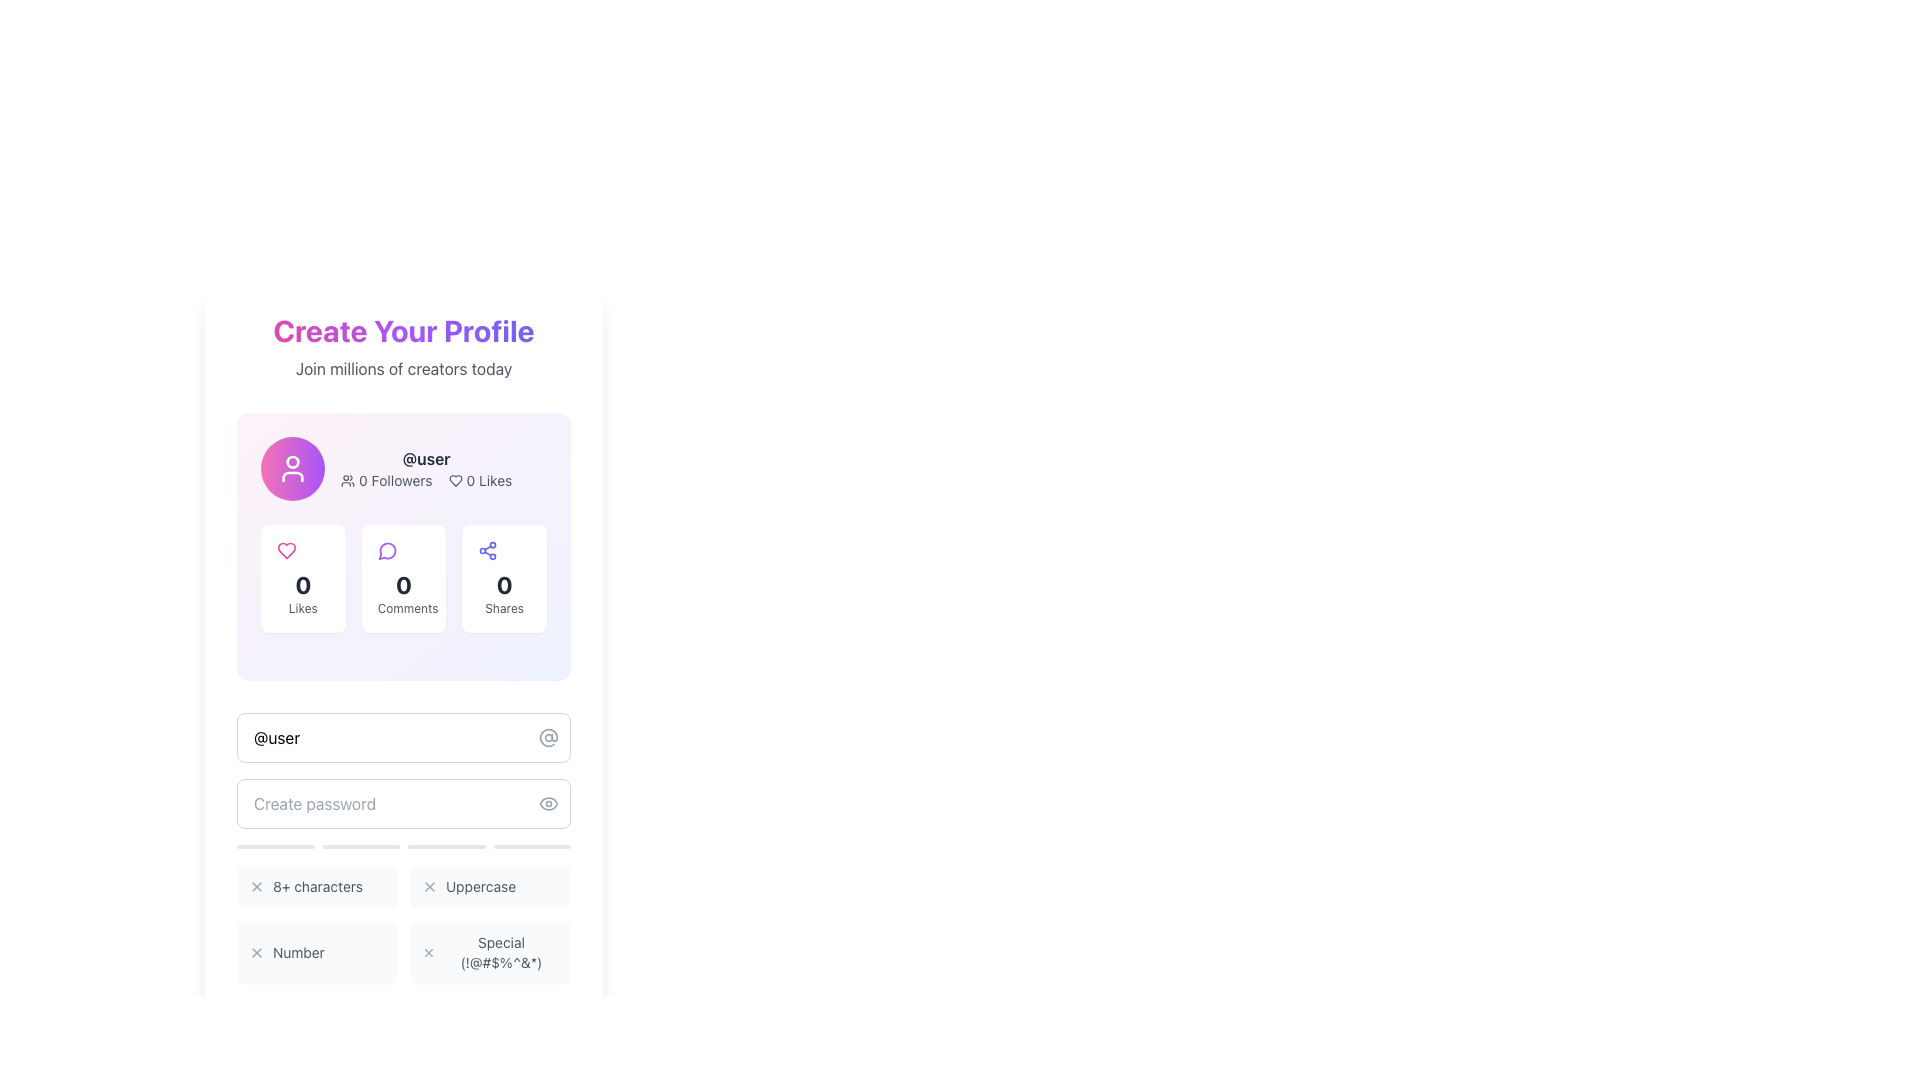 Image resolution: width=1920 pixels, height=1080 pixels. Describe the element at coordinates (548, 737) in the screenshot. I see `the '@' icon located at the far-right inside the username input field, which emphasizes the username format requirement` at that location.